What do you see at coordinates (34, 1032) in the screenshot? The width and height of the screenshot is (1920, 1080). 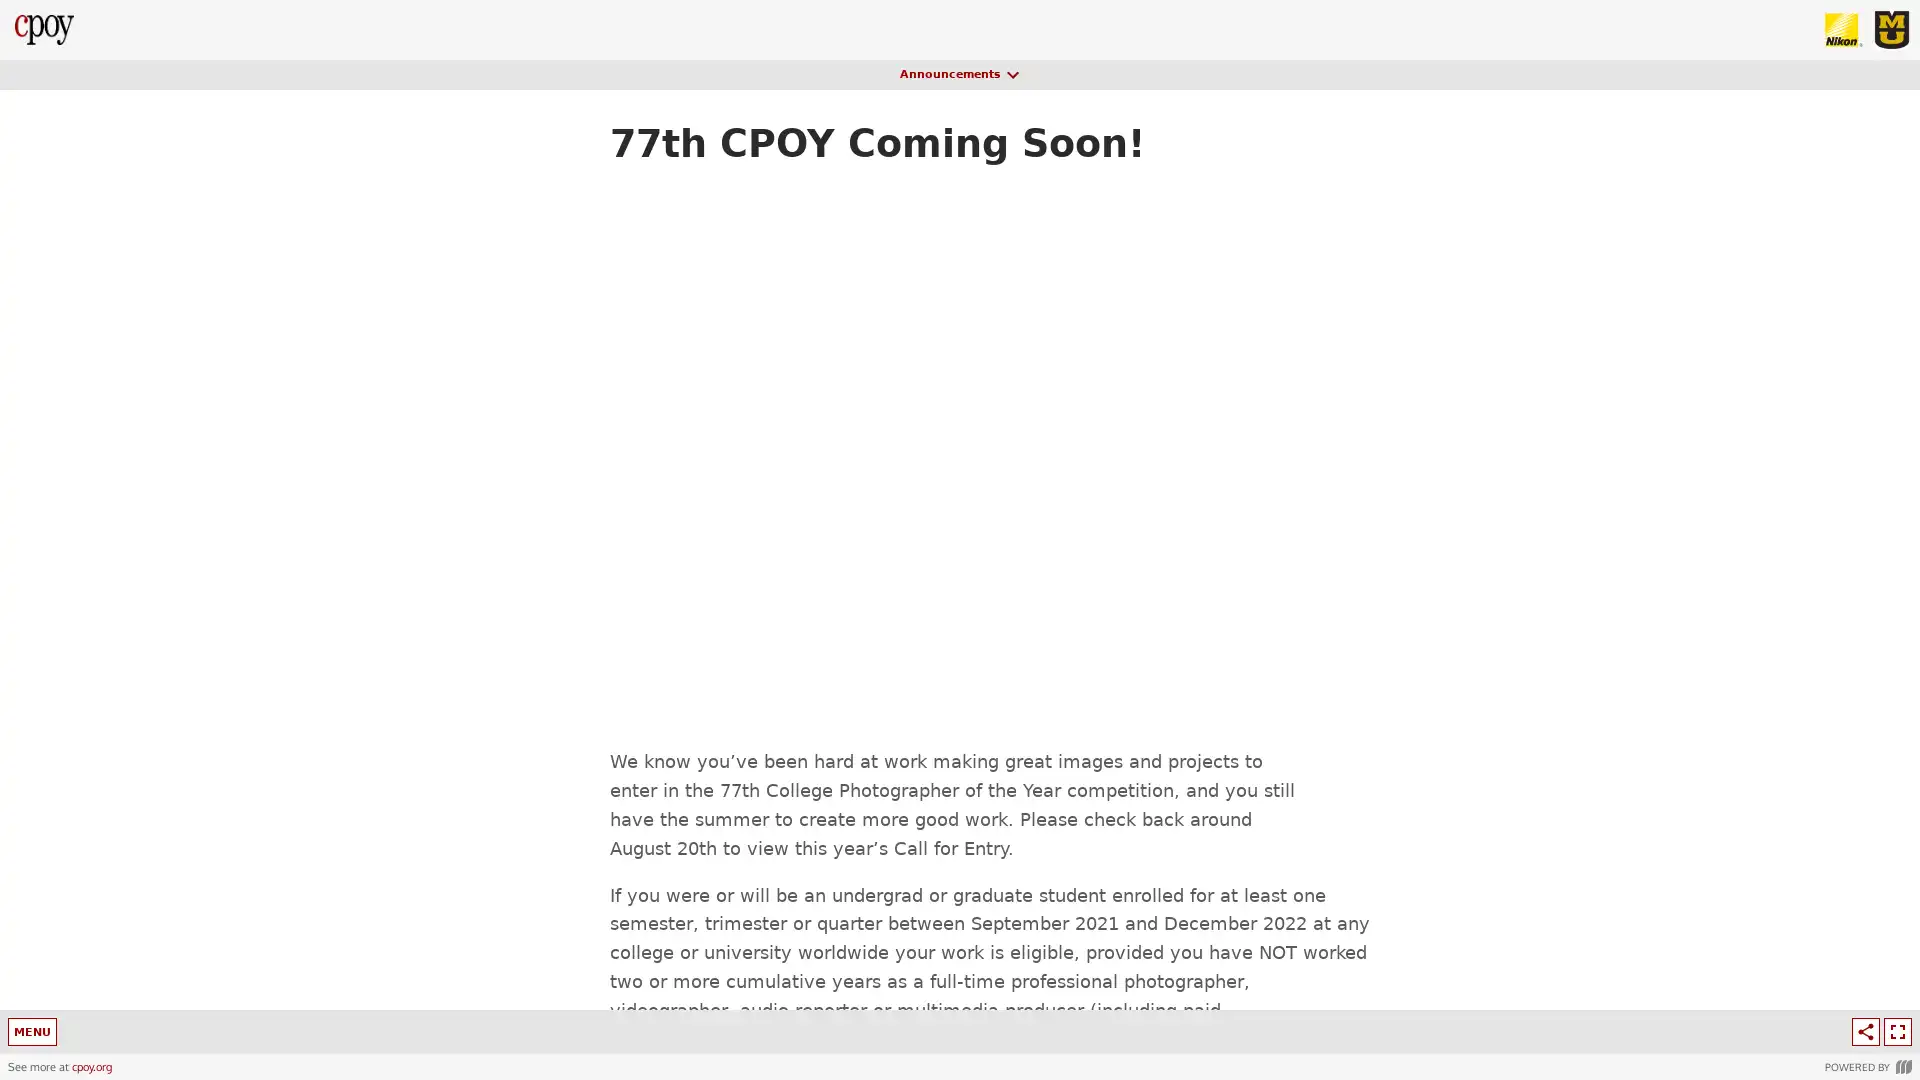 I see `MENU` at bounding box center [34, 1032].